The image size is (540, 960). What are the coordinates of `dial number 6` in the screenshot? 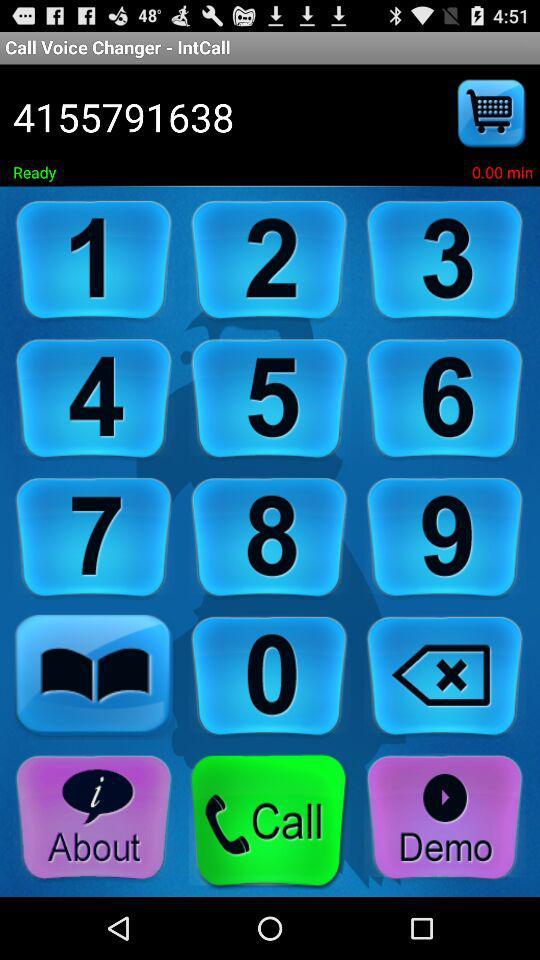 It's located at (445, 398).